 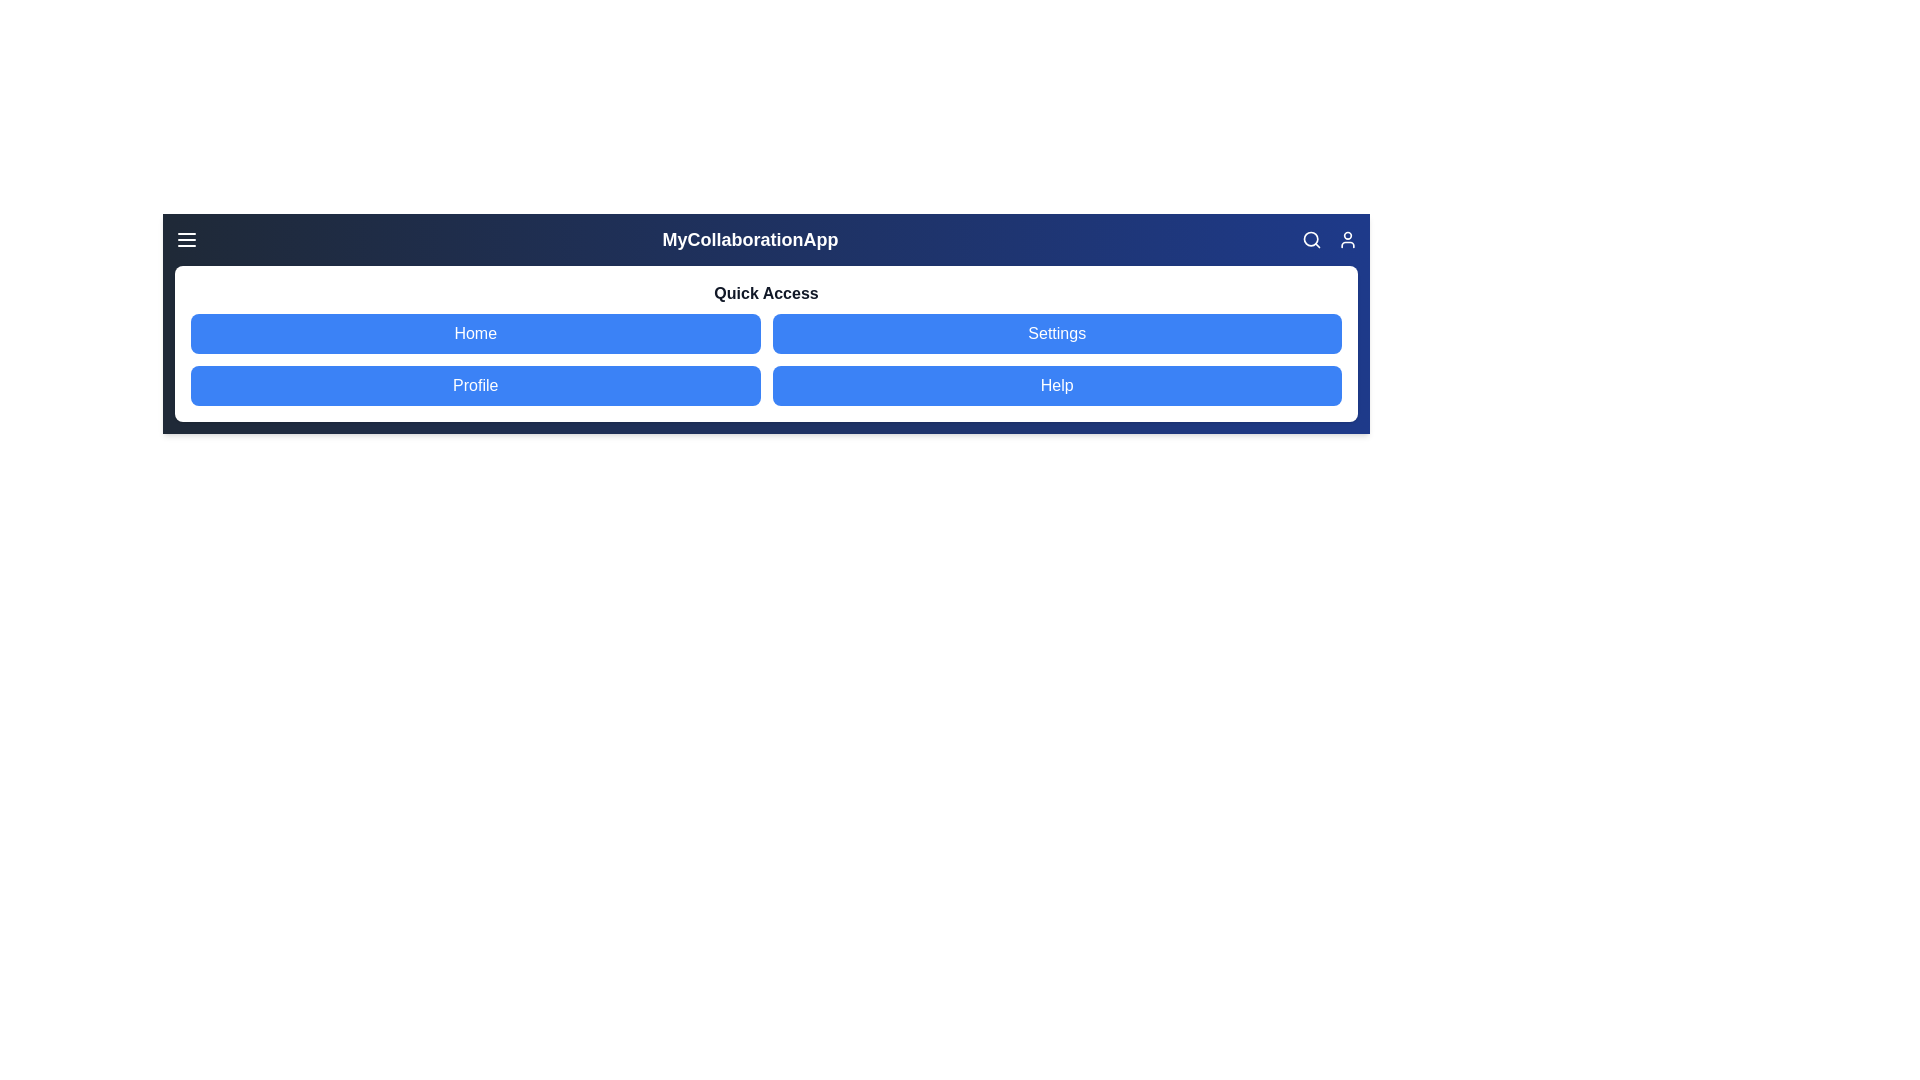 I want to click on the Home button in the quick access section, so click(x=474, y=333).